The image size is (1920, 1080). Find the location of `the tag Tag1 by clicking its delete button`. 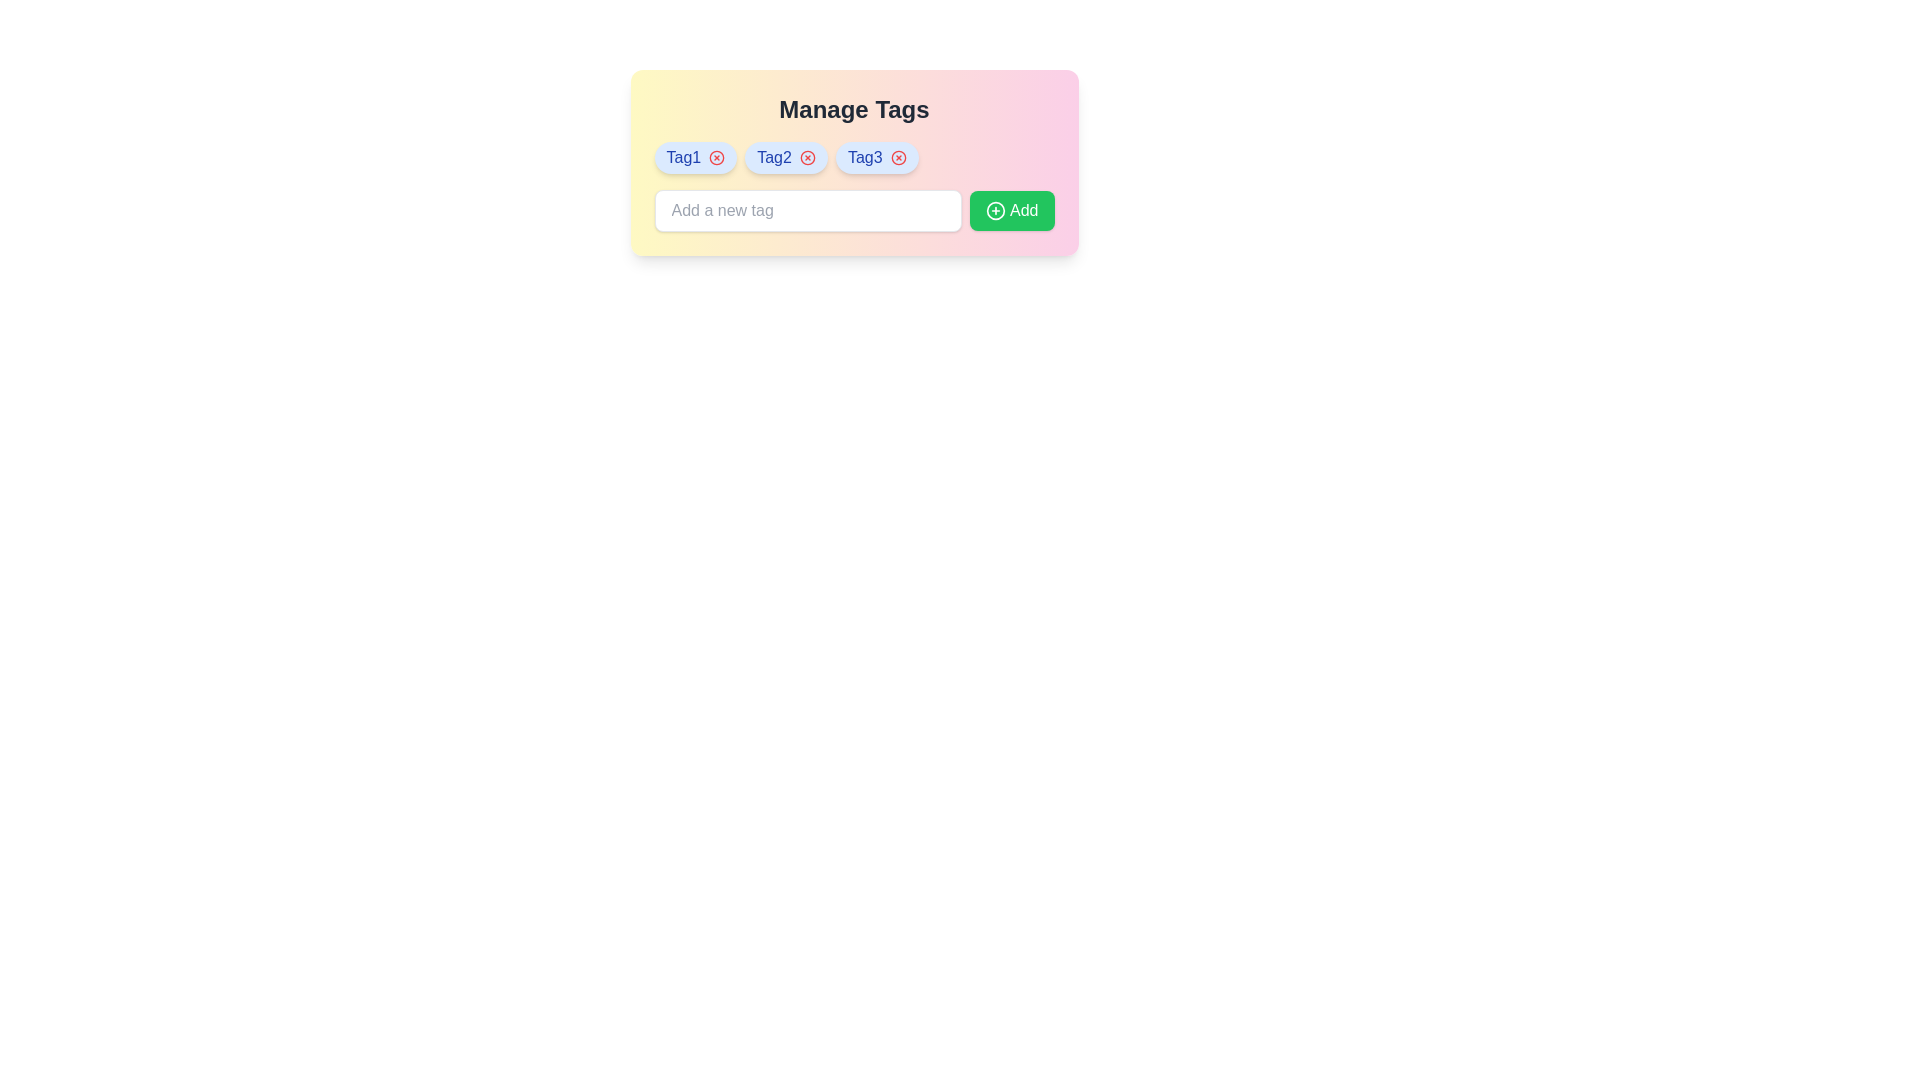

the tag Tag1 by clicking its delete button is located at coordinates (717, 157).